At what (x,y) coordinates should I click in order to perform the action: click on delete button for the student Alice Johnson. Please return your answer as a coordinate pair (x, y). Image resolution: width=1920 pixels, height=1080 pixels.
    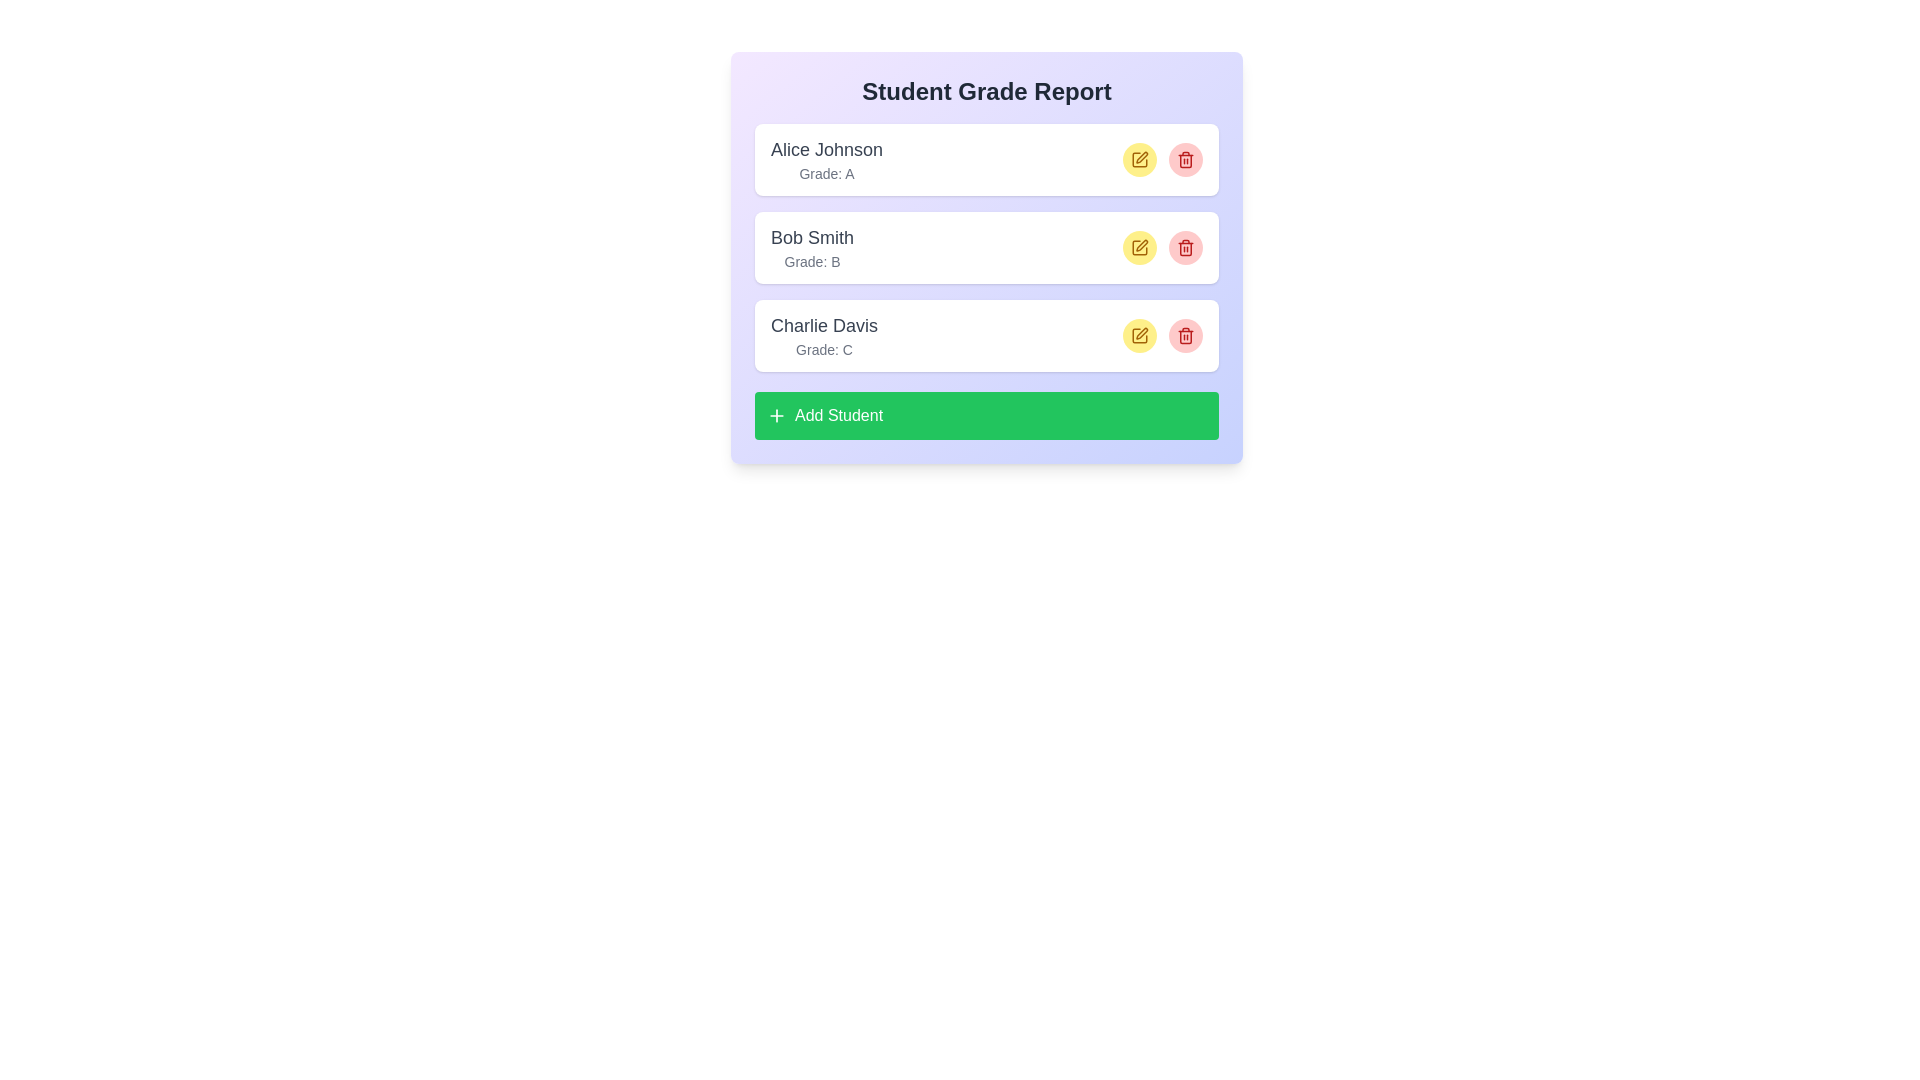
    Looking at the image, I should click on (1185, 158).